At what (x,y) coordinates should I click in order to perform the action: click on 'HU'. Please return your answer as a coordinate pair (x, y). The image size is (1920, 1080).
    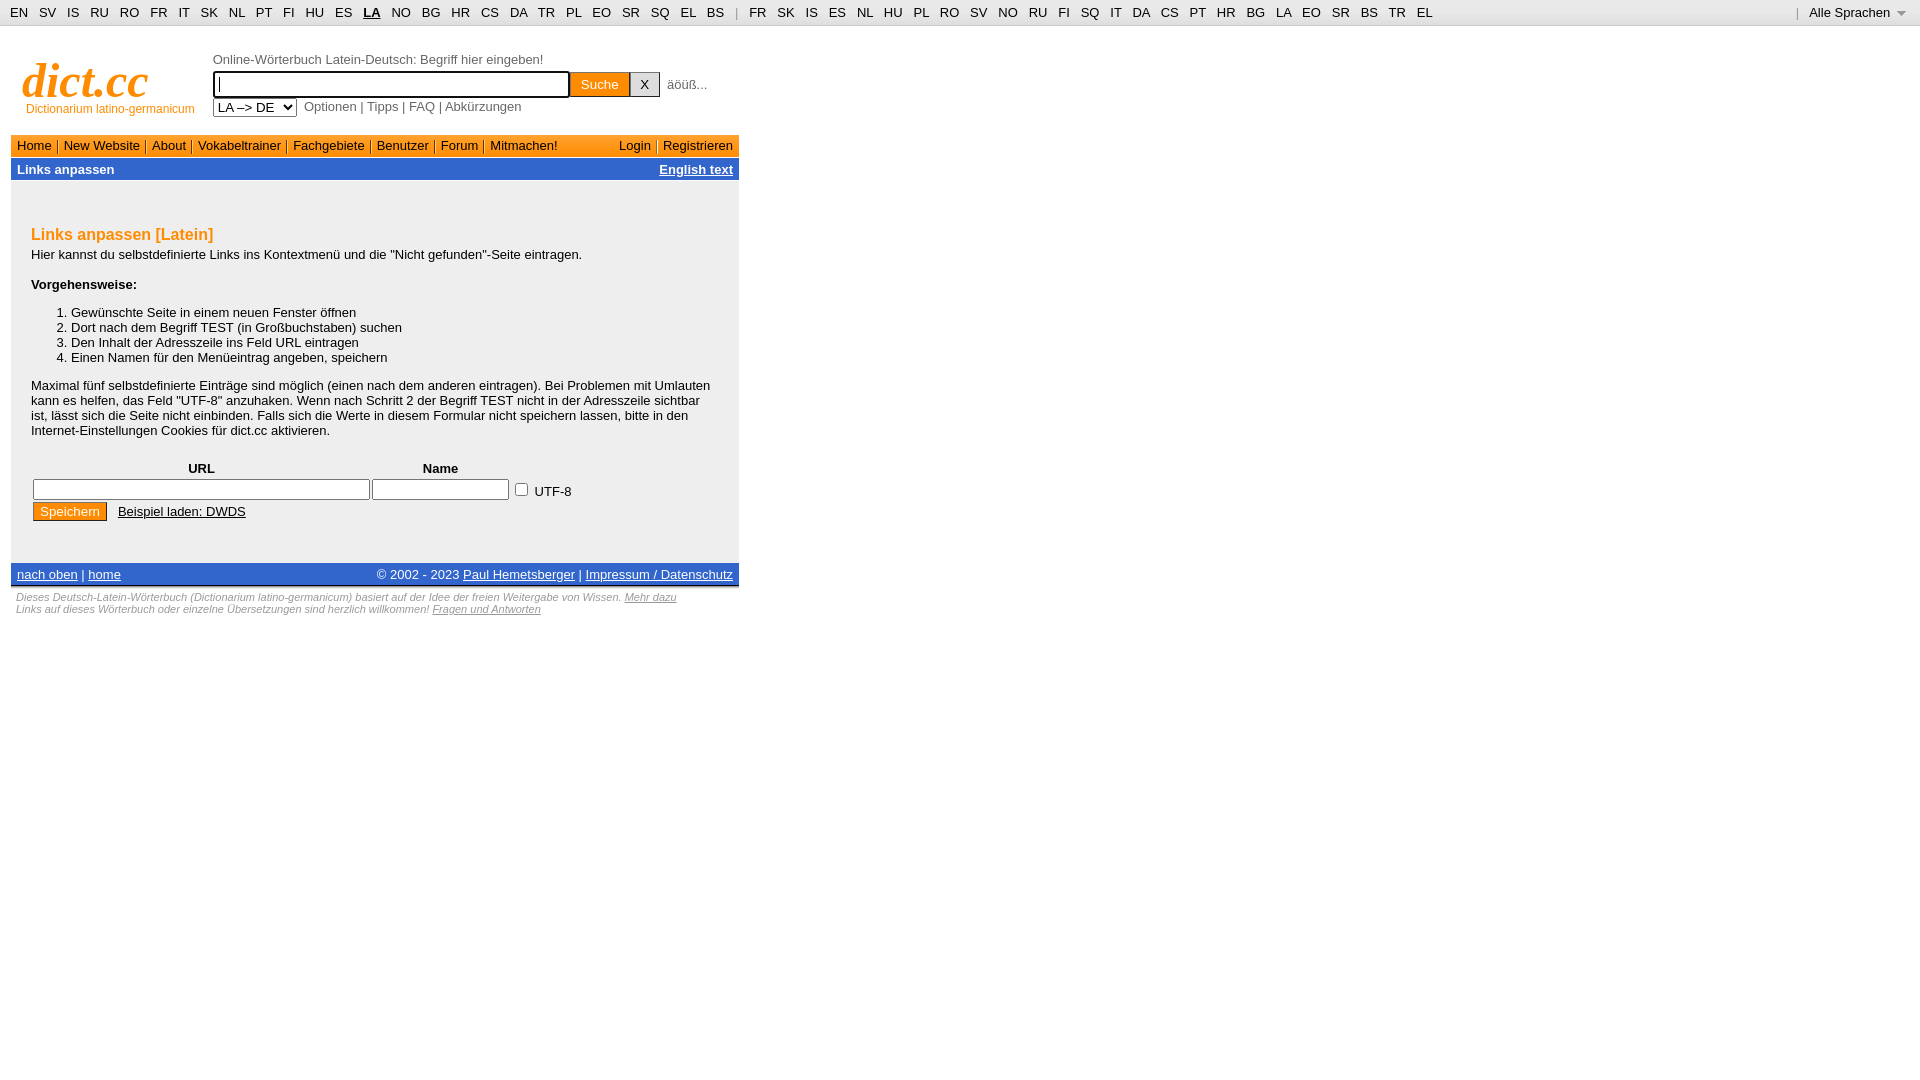
    Looking at the image, I should click on (313, 12).